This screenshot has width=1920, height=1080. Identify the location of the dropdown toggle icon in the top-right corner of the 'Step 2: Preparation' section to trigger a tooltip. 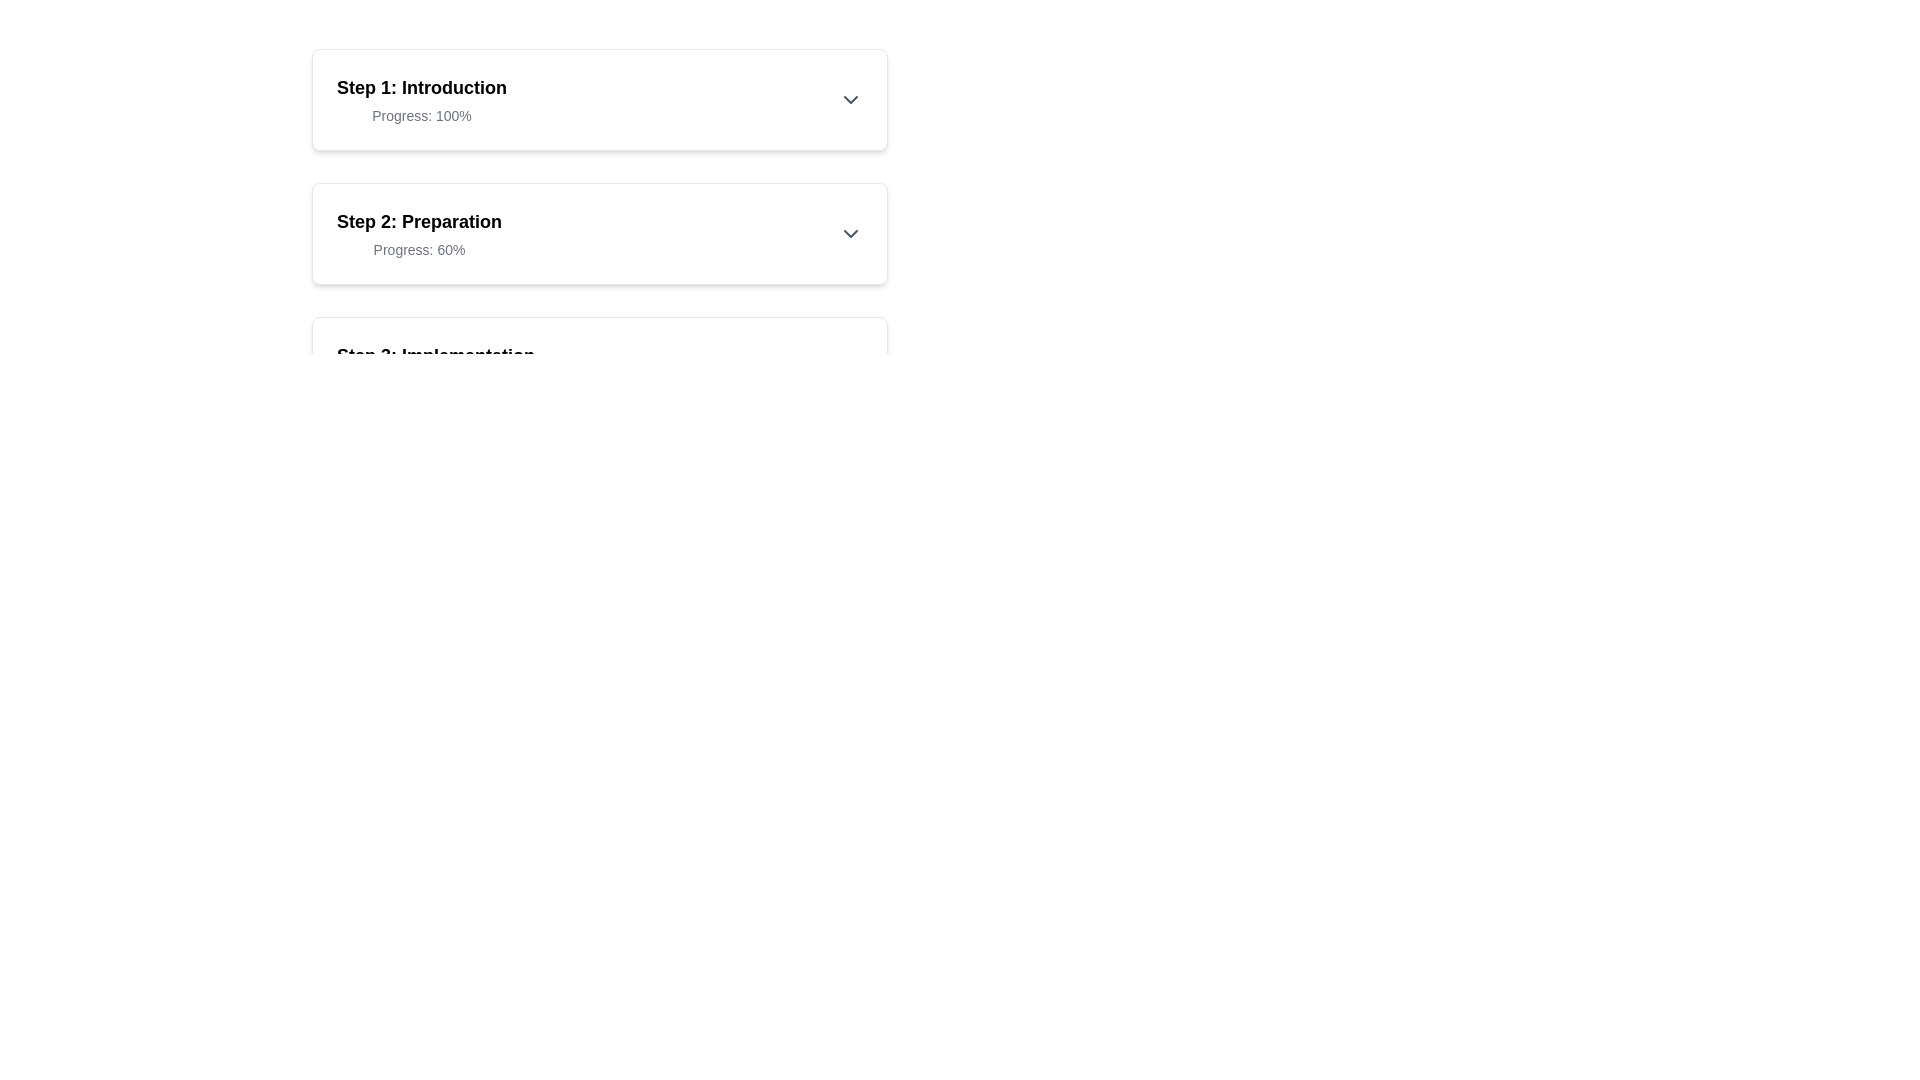
(850, 233).